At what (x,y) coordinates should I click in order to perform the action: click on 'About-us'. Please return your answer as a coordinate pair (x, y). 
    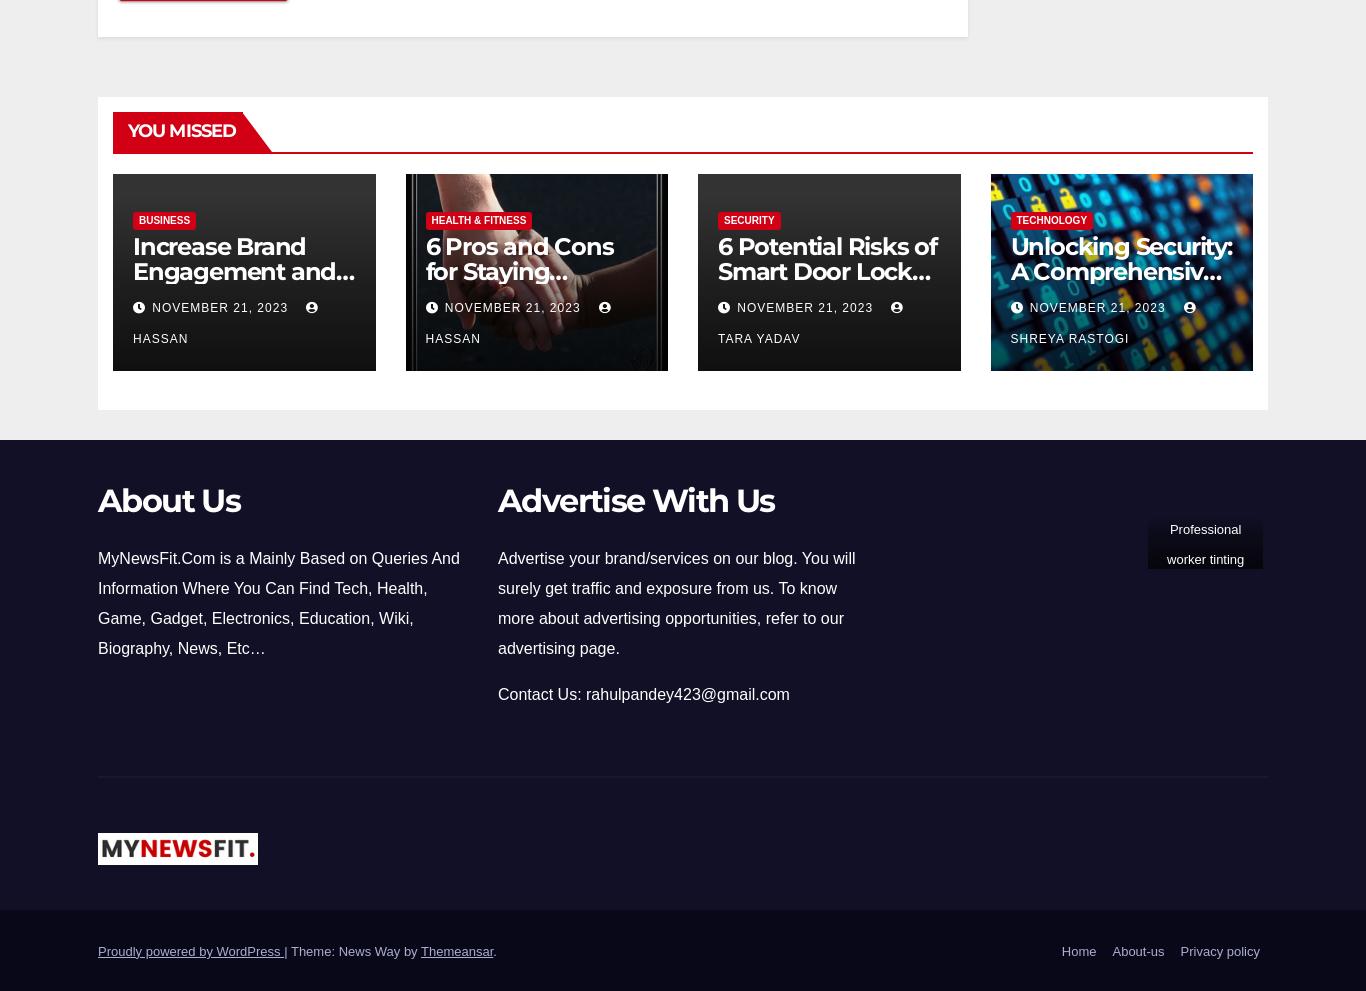
    Looking at the image, I should click on (1137, 950).